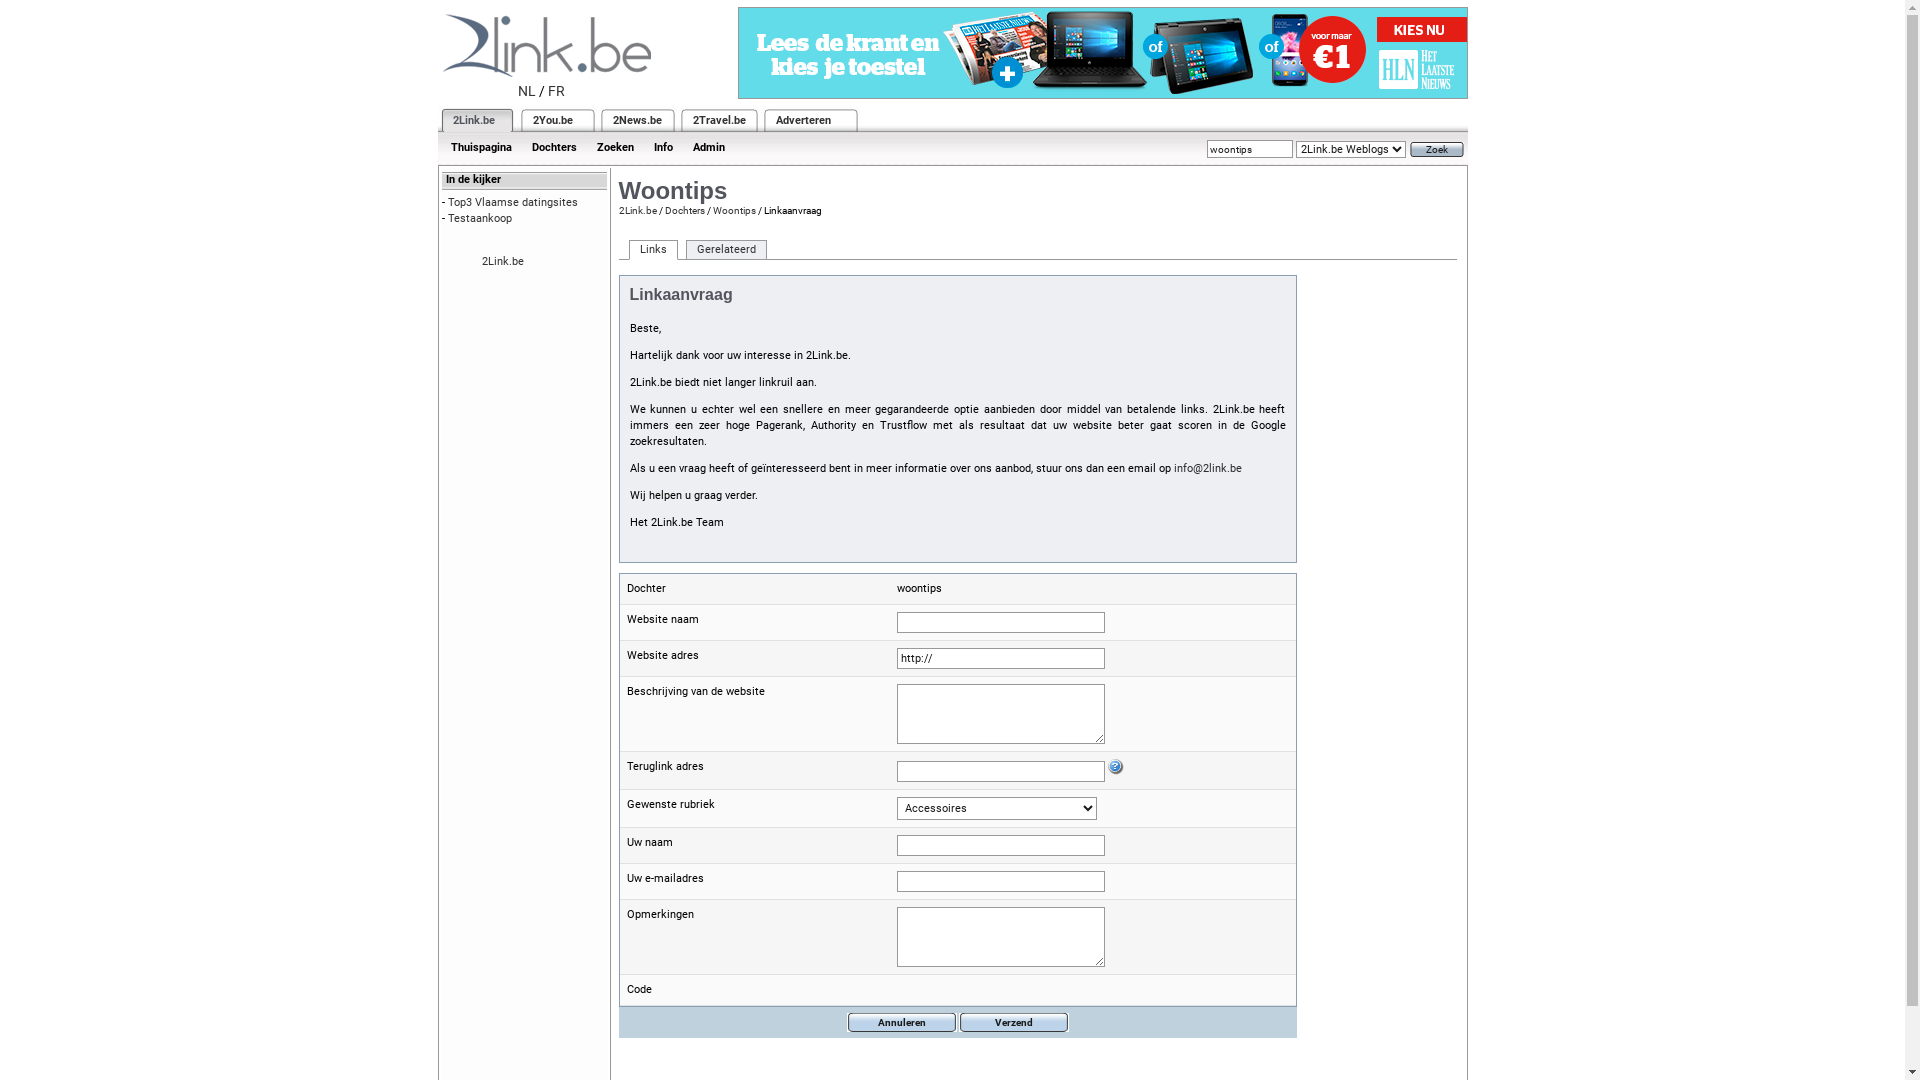  I want to click on '2Travel.be', so click(718, 120).